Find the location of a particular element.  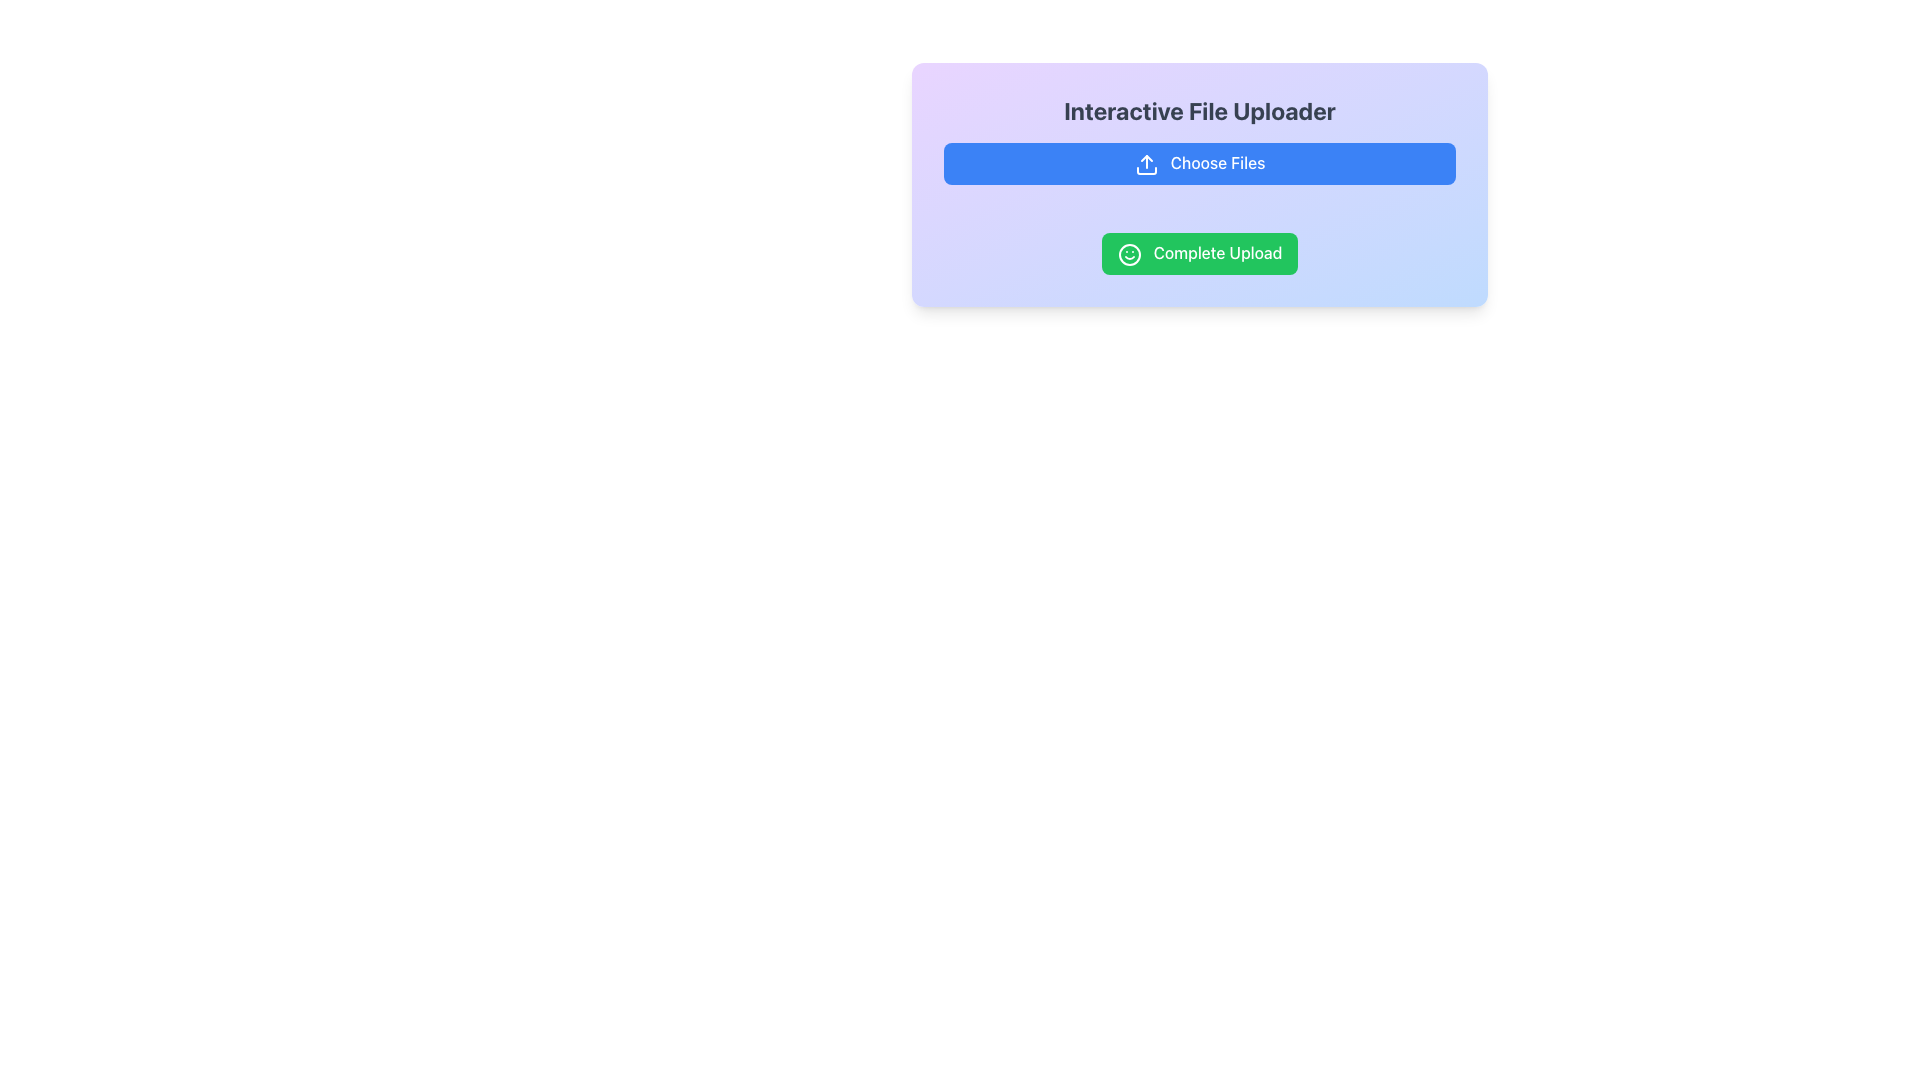

the 'Choose Files' button which contains the upload icon on its left side is located at coordinates (1146, 163).